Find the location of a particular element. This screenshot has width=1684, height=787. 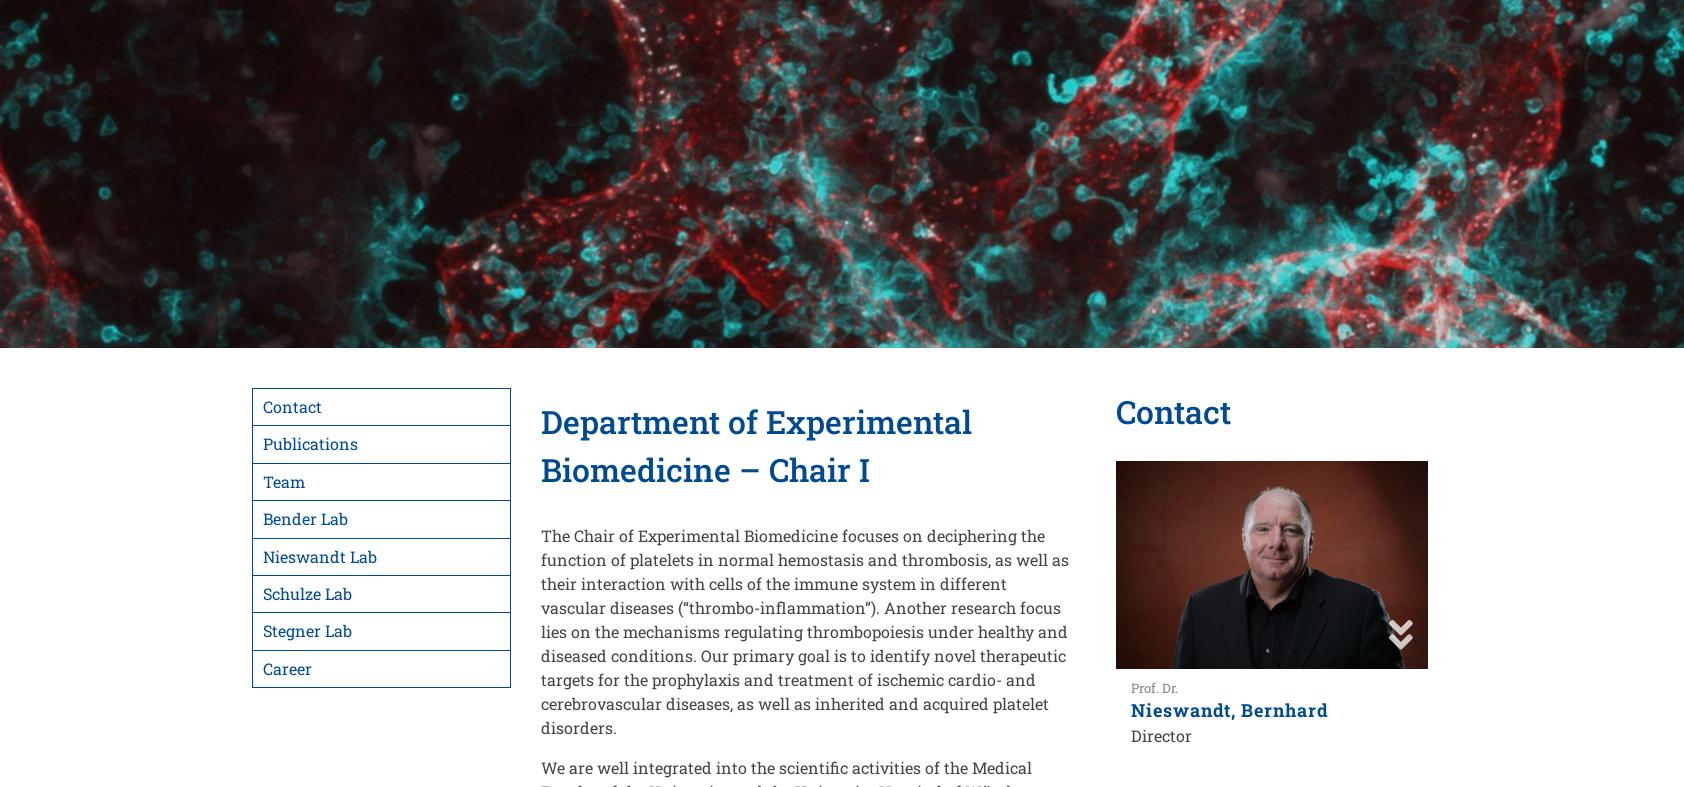

'Director' is located at coordinates (1160, 734).